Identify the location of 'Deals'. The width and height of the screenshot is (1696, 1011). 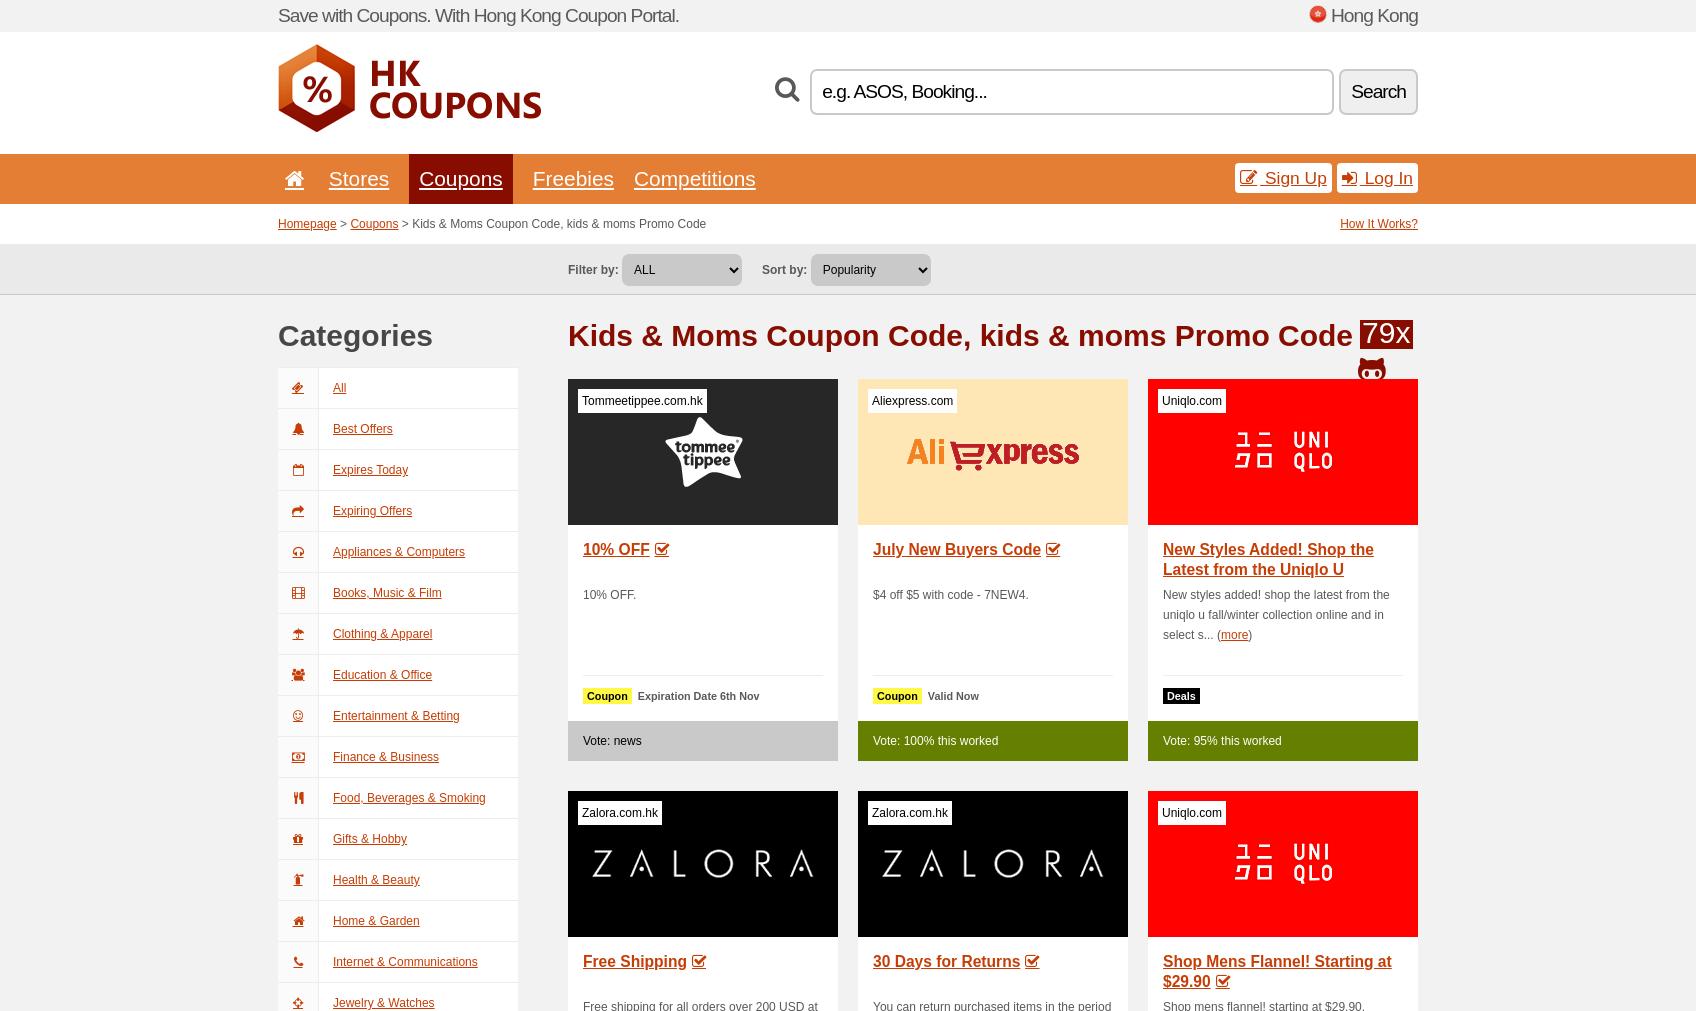
(1167, 694).